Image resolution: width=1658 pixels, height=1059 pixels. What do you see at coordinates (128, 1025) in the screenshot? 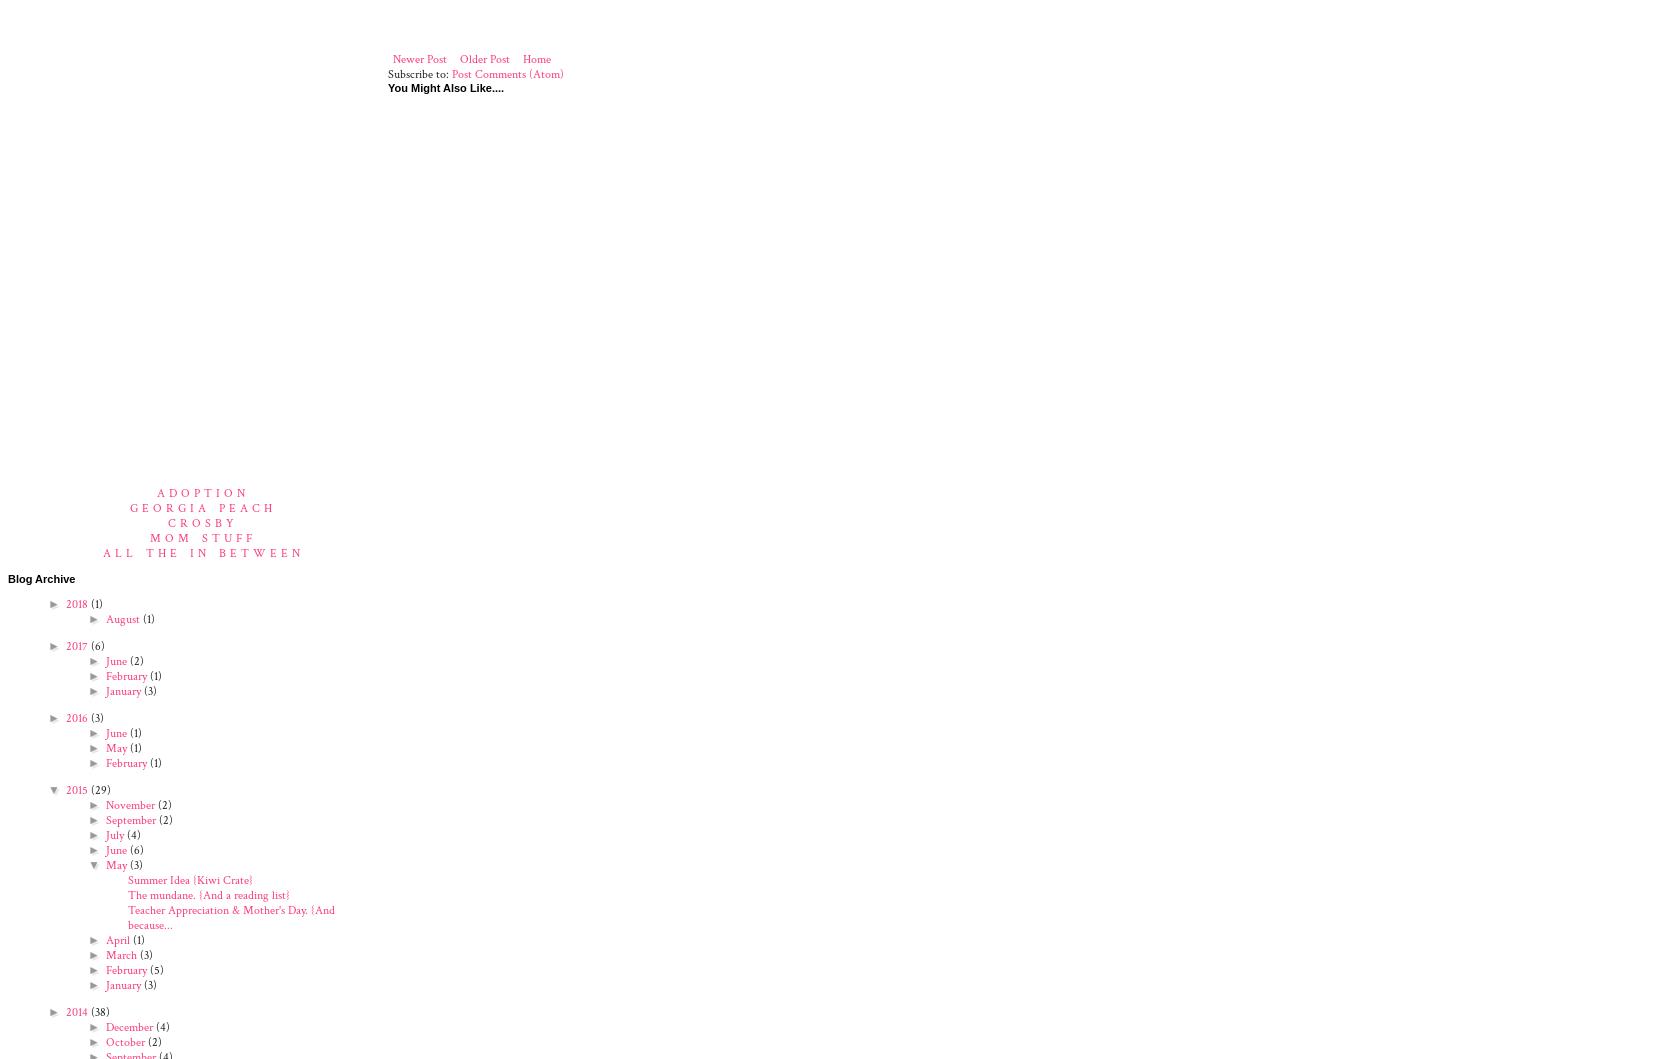
I see `'December'` at bounding box center [128, 1025].